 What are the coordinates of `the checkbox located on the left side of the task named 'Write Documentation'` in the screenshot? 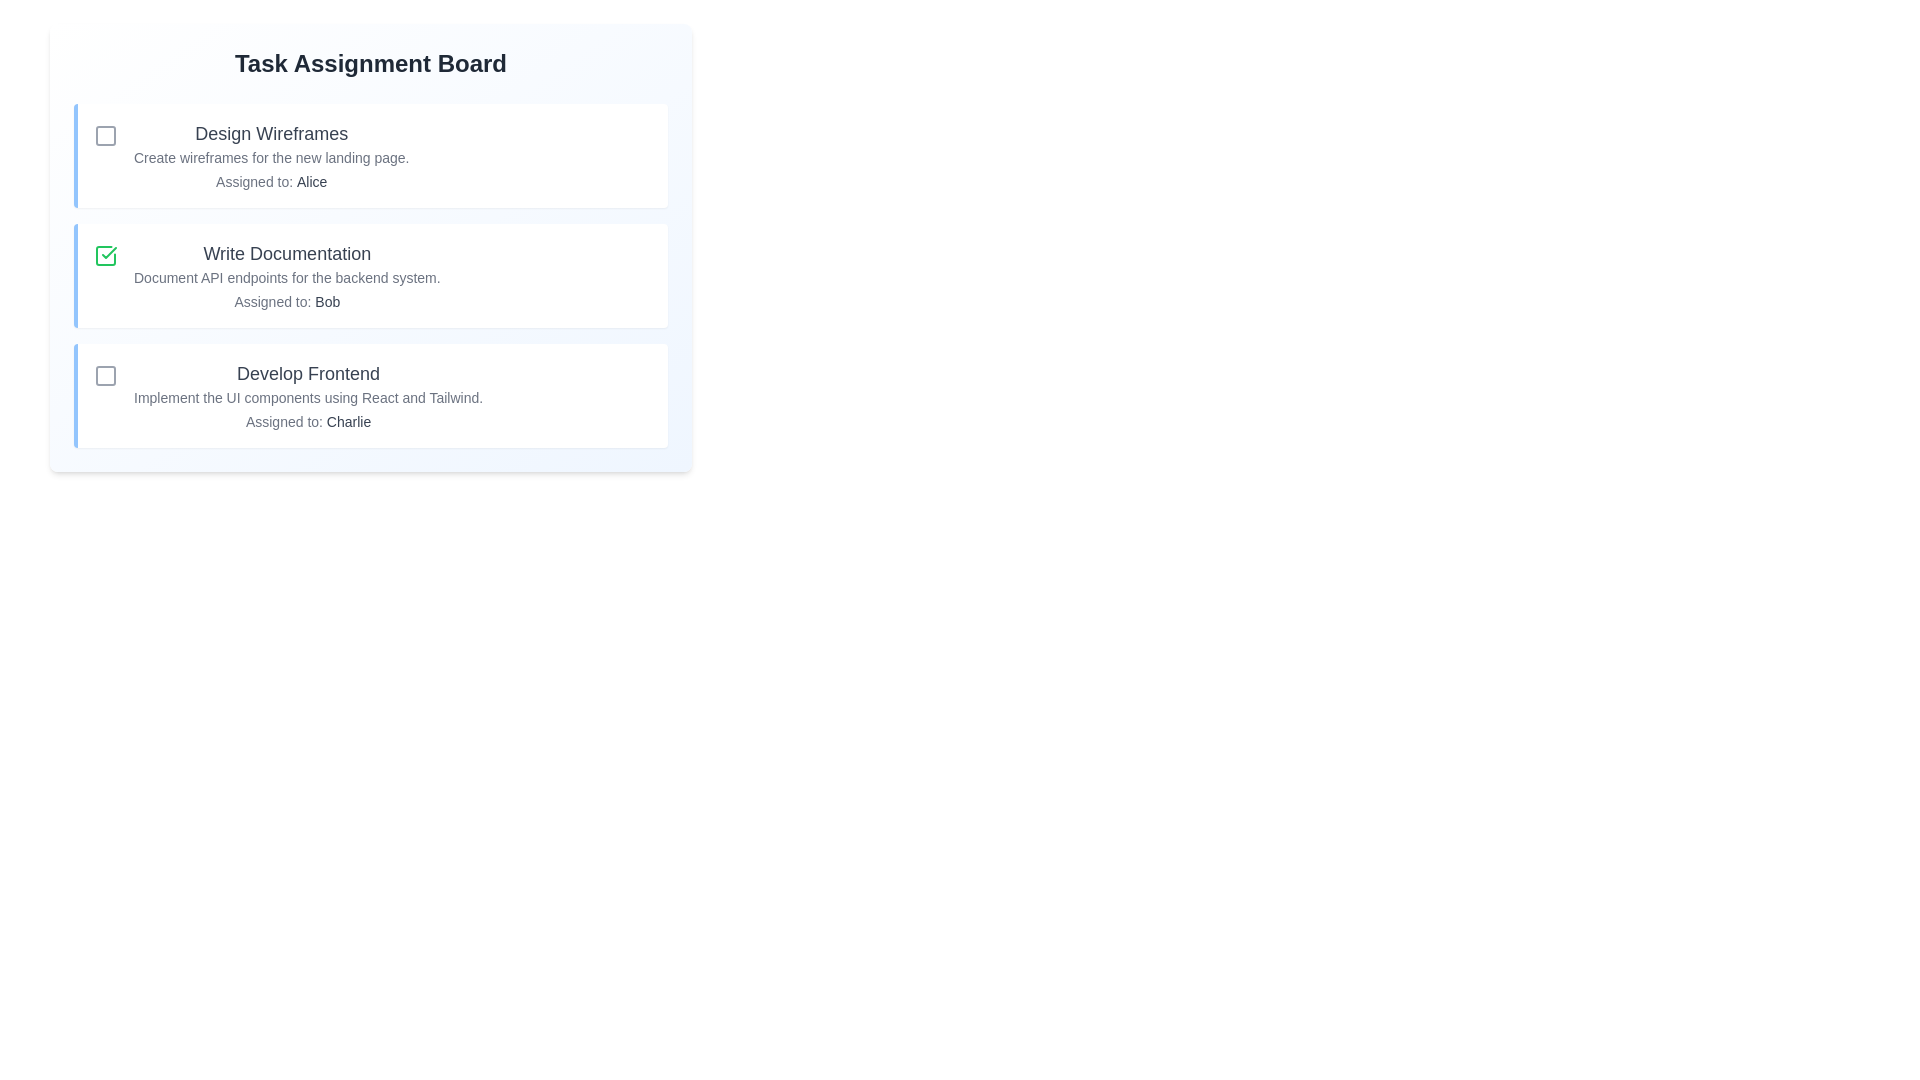 It's located at (104, 254).